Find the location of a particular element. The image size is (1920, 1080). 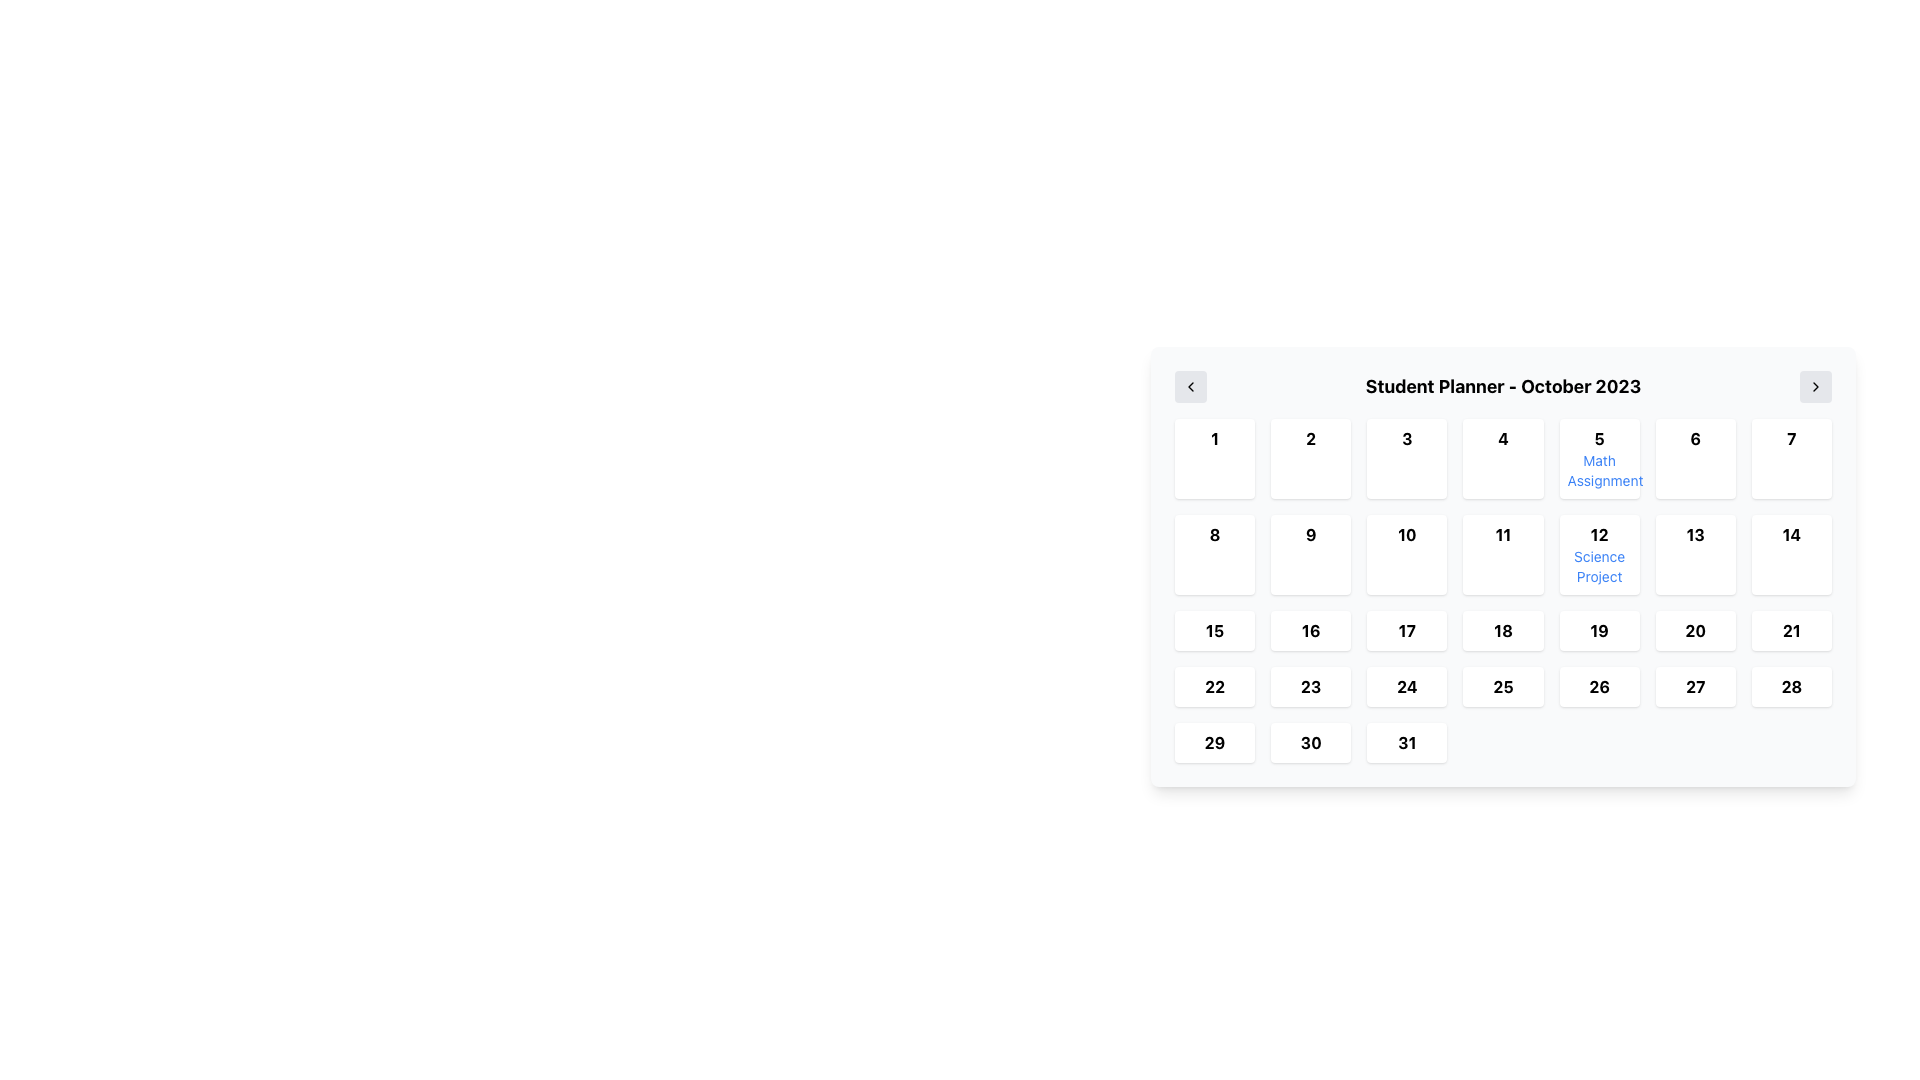

the static text display representing the day '23' in the calendar, located in the fourth row, second column of the 'Student Planner - October 2023' interface is located at coordinates (1311, 685).